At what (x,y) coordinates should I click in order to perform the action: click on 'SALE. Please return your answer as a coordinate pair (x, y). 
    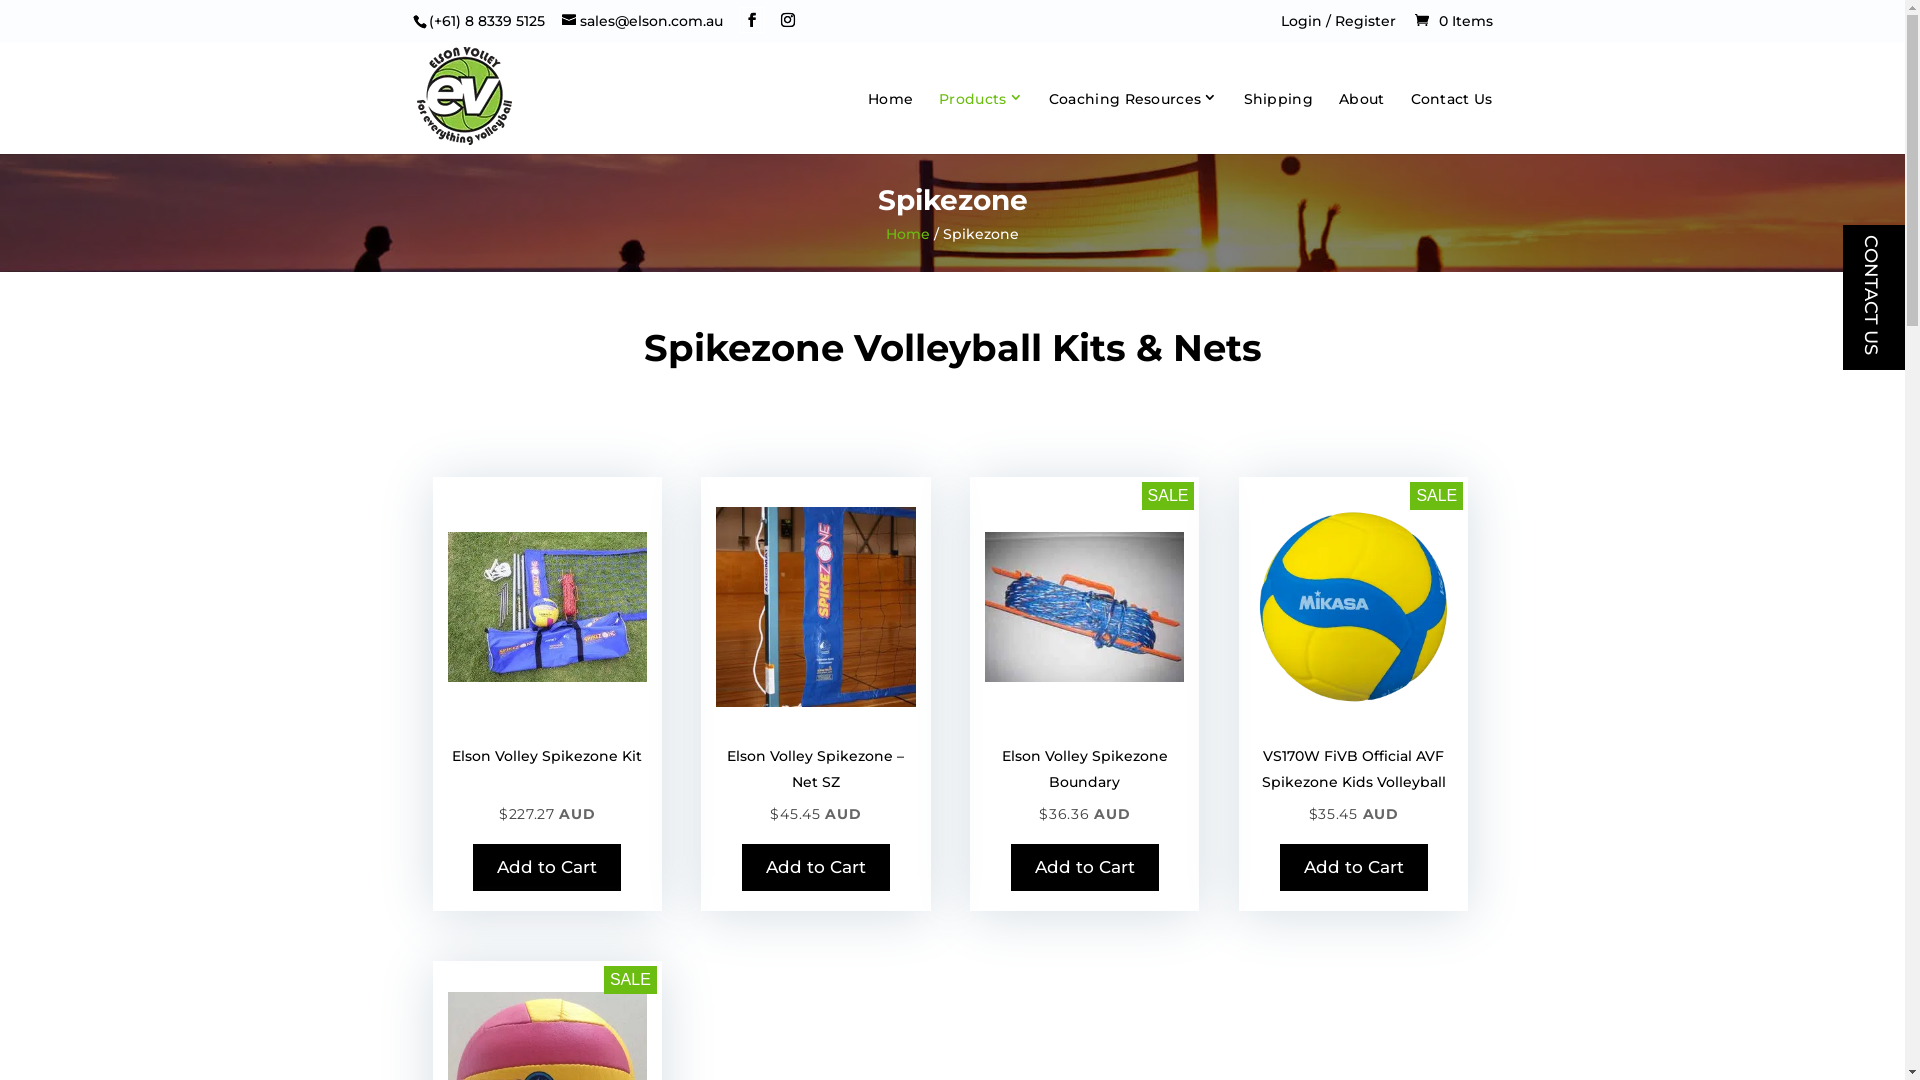
    Looking at the image, I should click on (1083, 797).